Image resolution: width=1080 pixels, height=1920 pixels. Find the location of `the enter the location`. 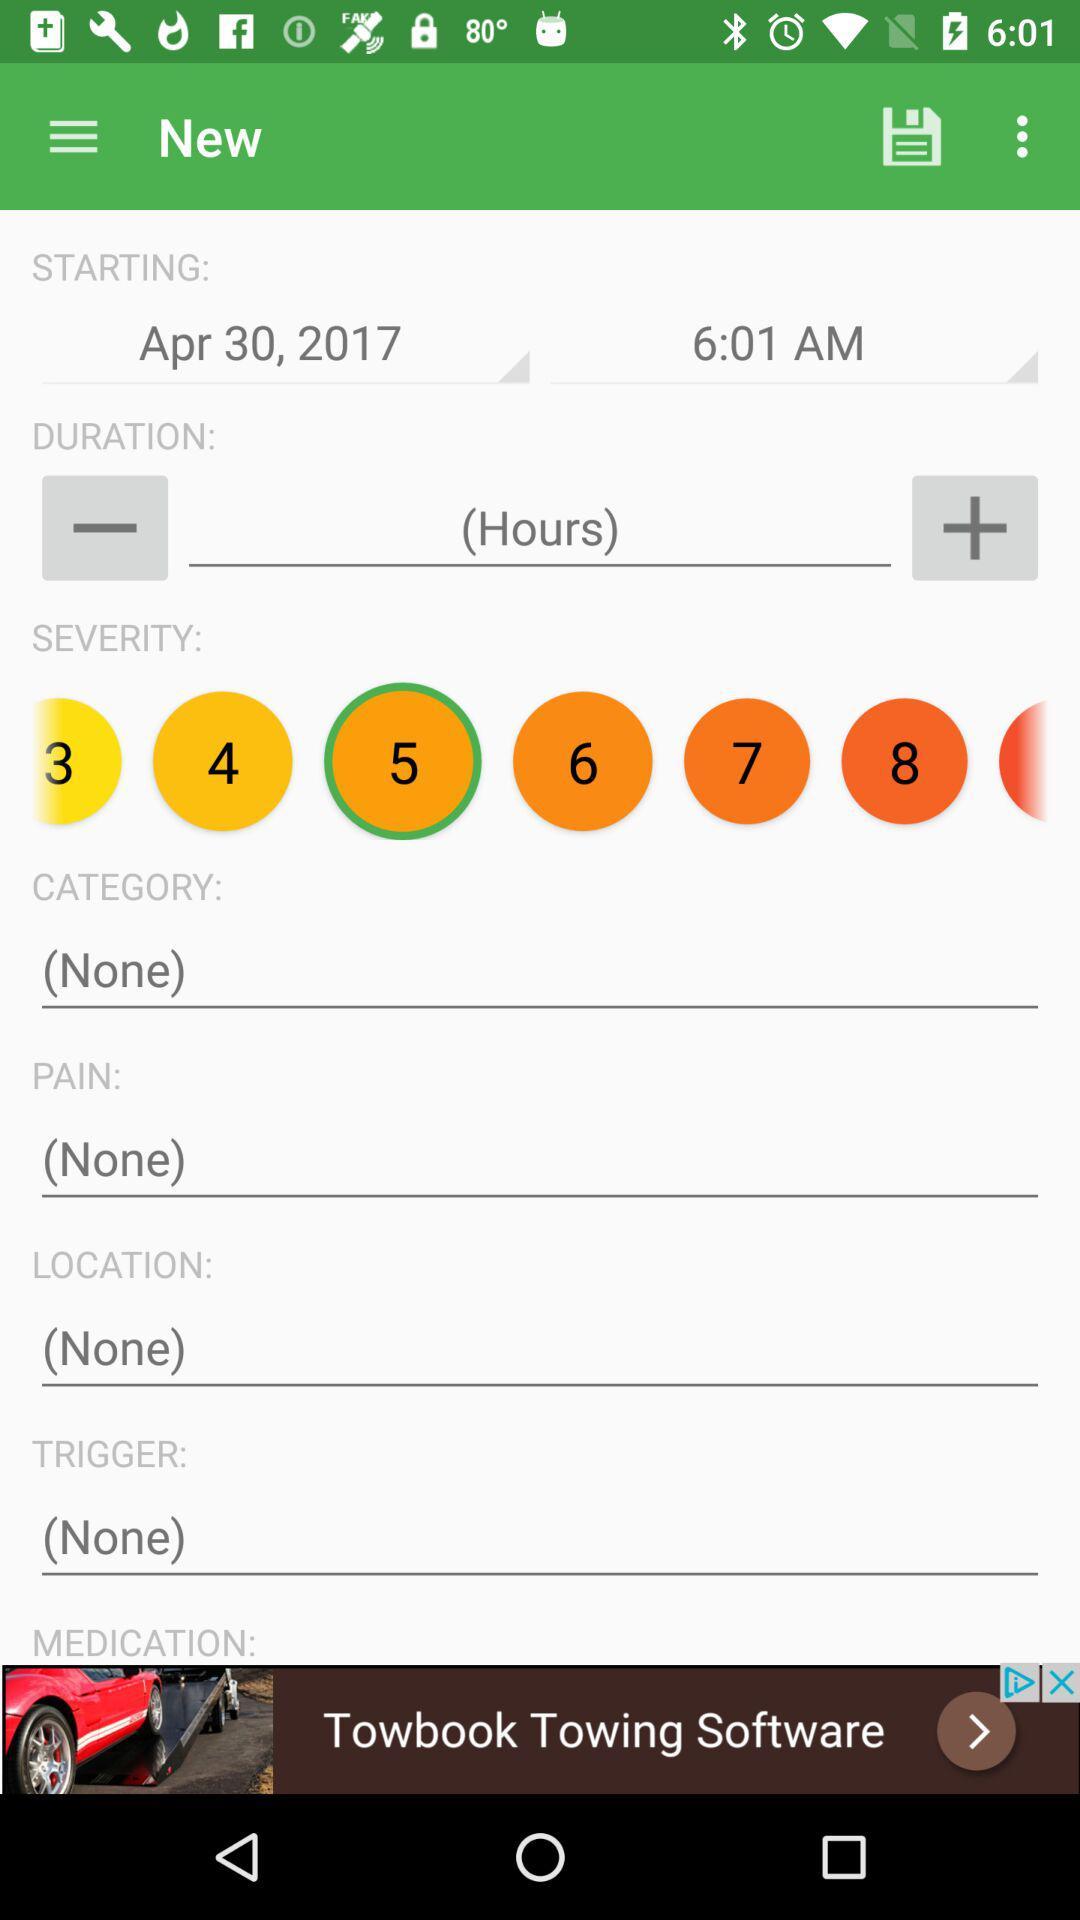

the enter the location is located at coordinates (540, 1347).